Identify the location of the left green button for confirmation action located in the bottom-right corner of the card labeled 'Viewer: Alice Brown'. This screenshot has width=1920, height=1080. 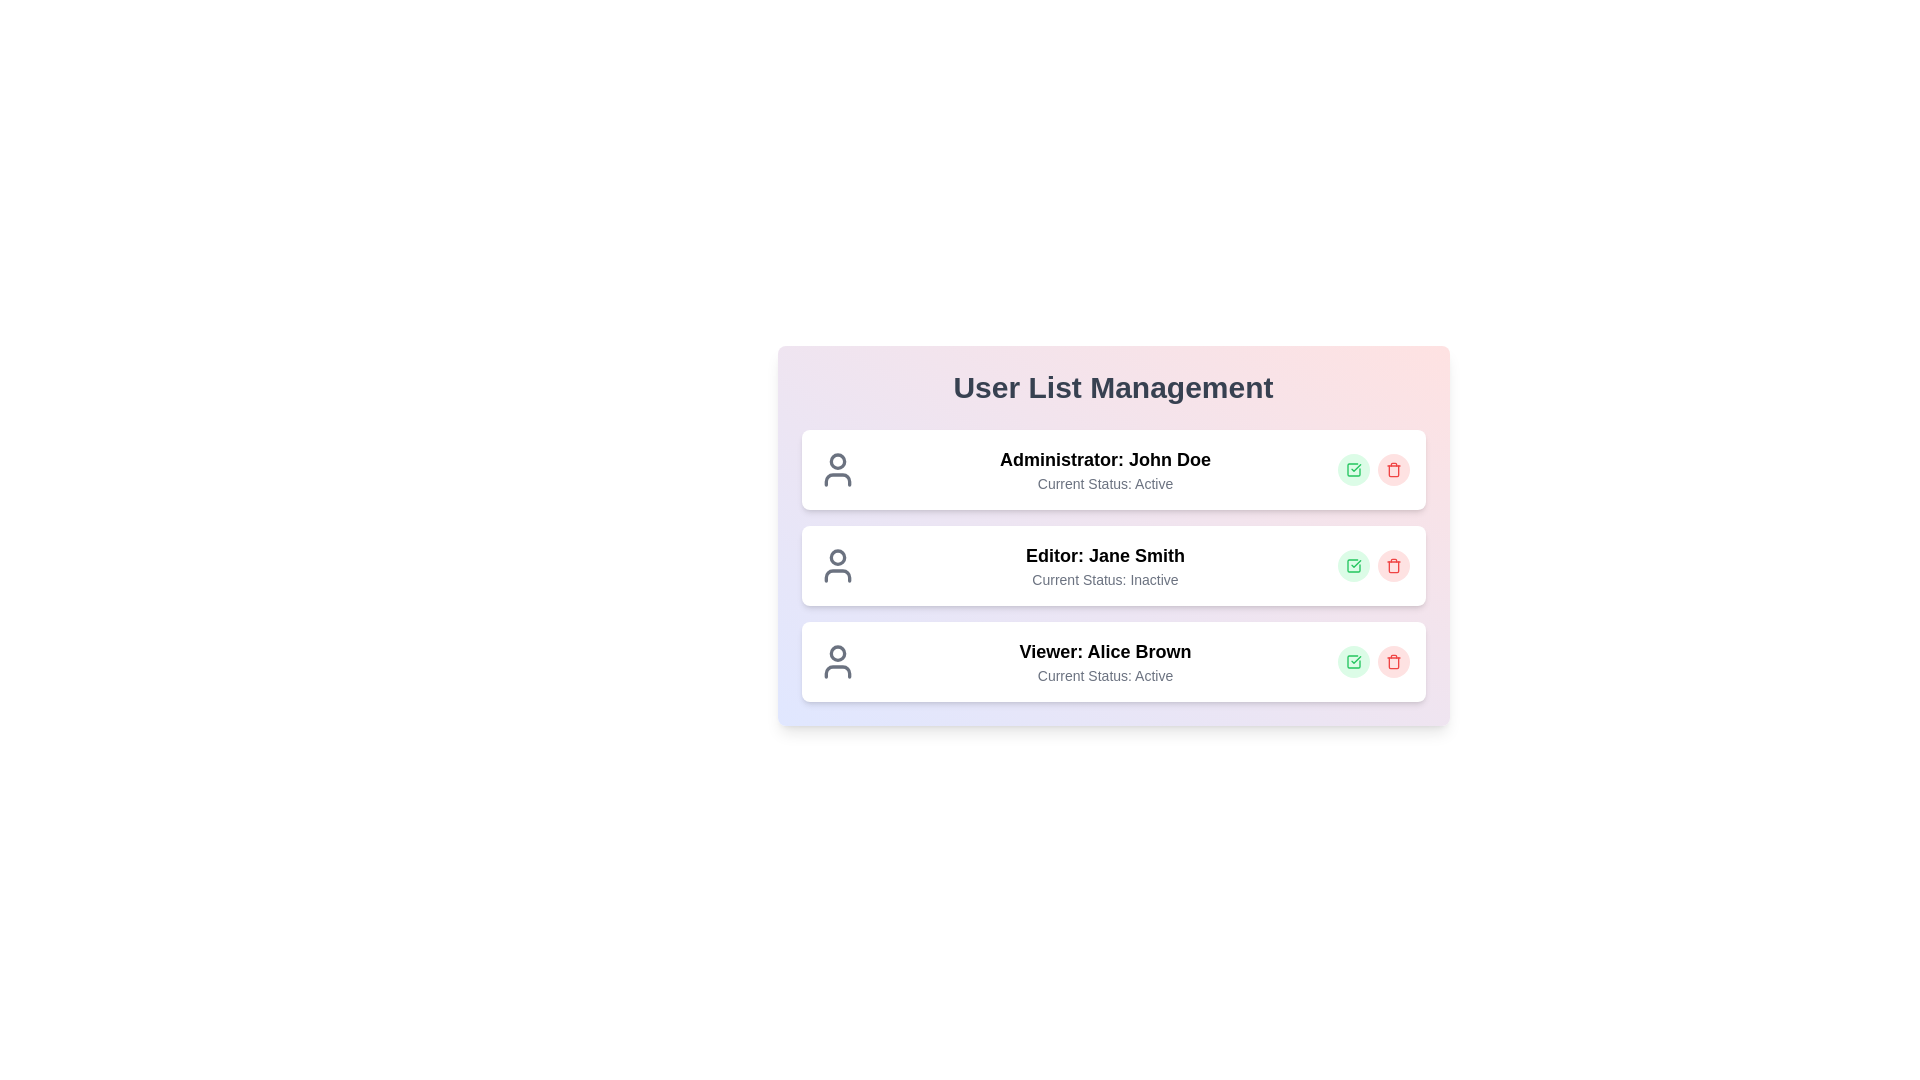
(1372, 662).